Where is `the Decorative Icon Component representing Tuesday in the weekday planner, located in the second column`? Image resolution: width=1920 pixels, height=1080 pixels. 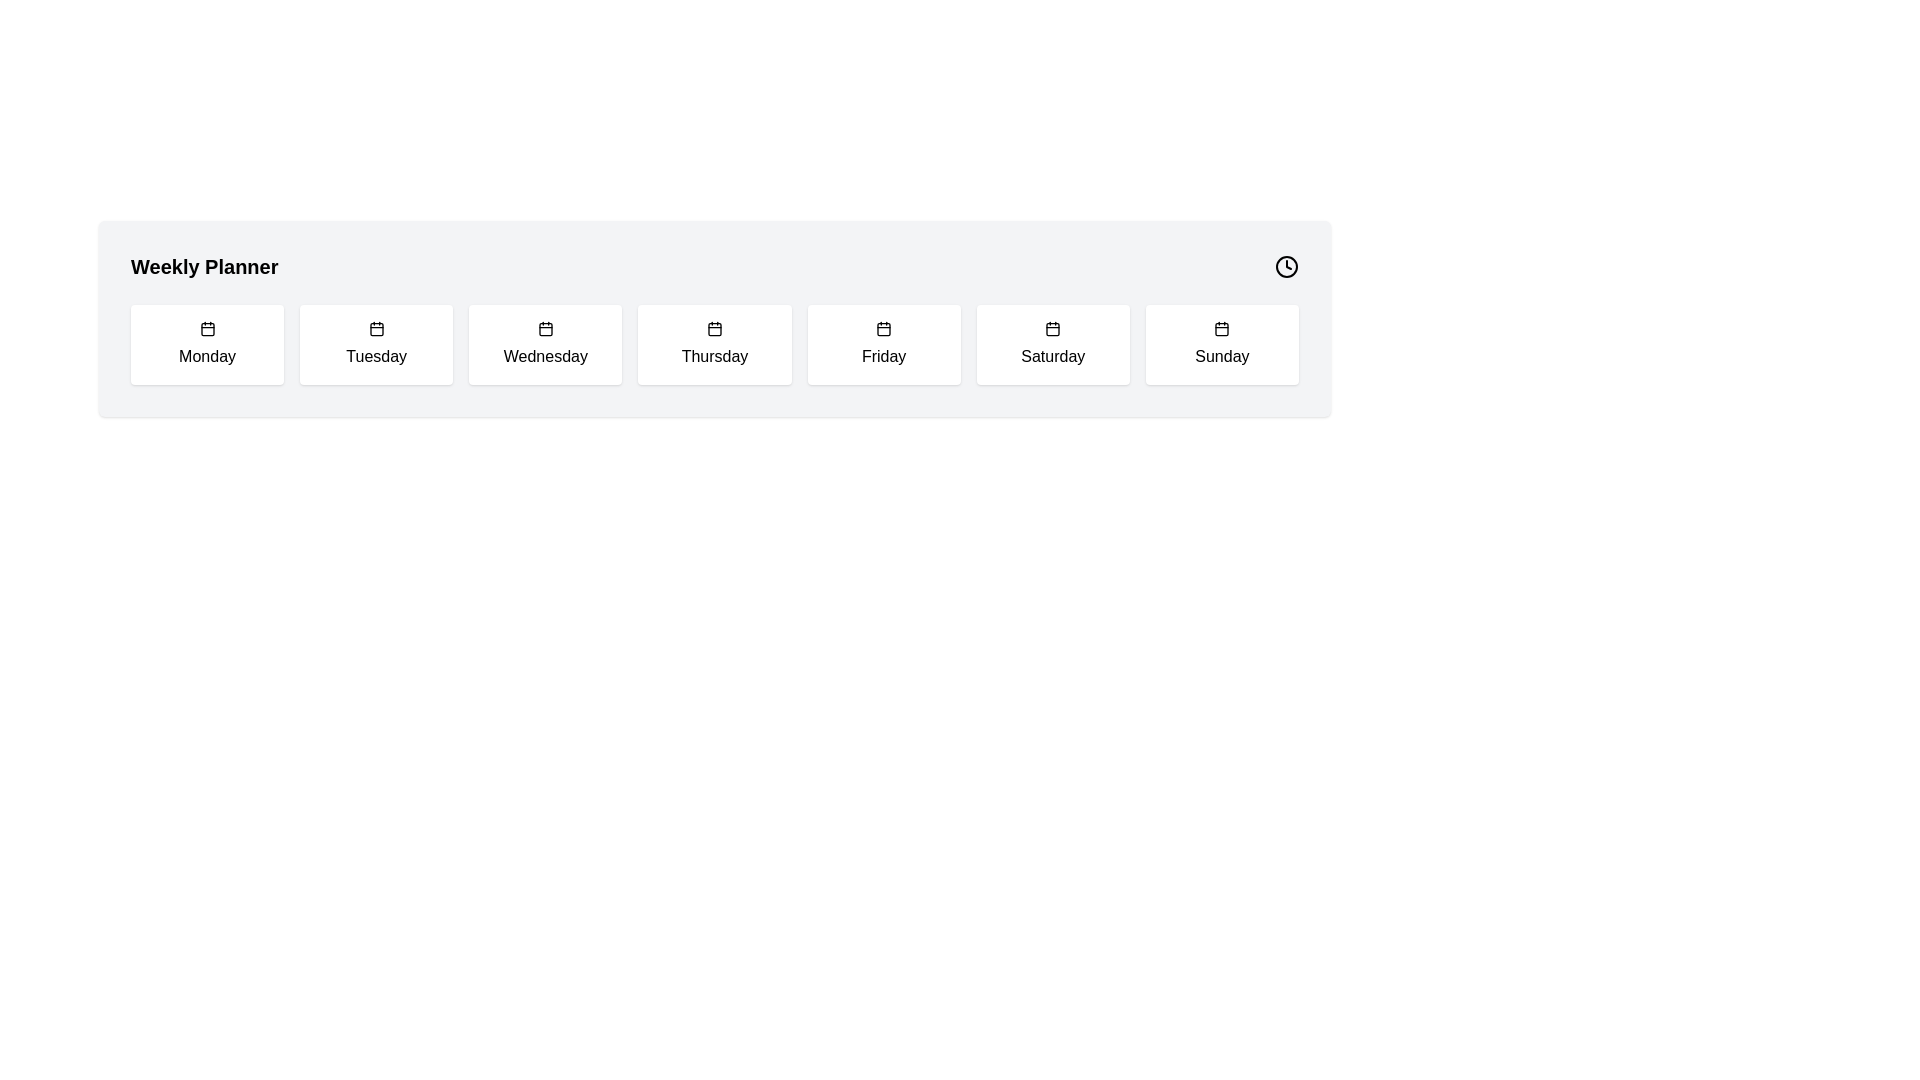
the Decorative Icon Component representing Tuesday in the weekday planner, located in the second column is located at coordinates (376, 328).